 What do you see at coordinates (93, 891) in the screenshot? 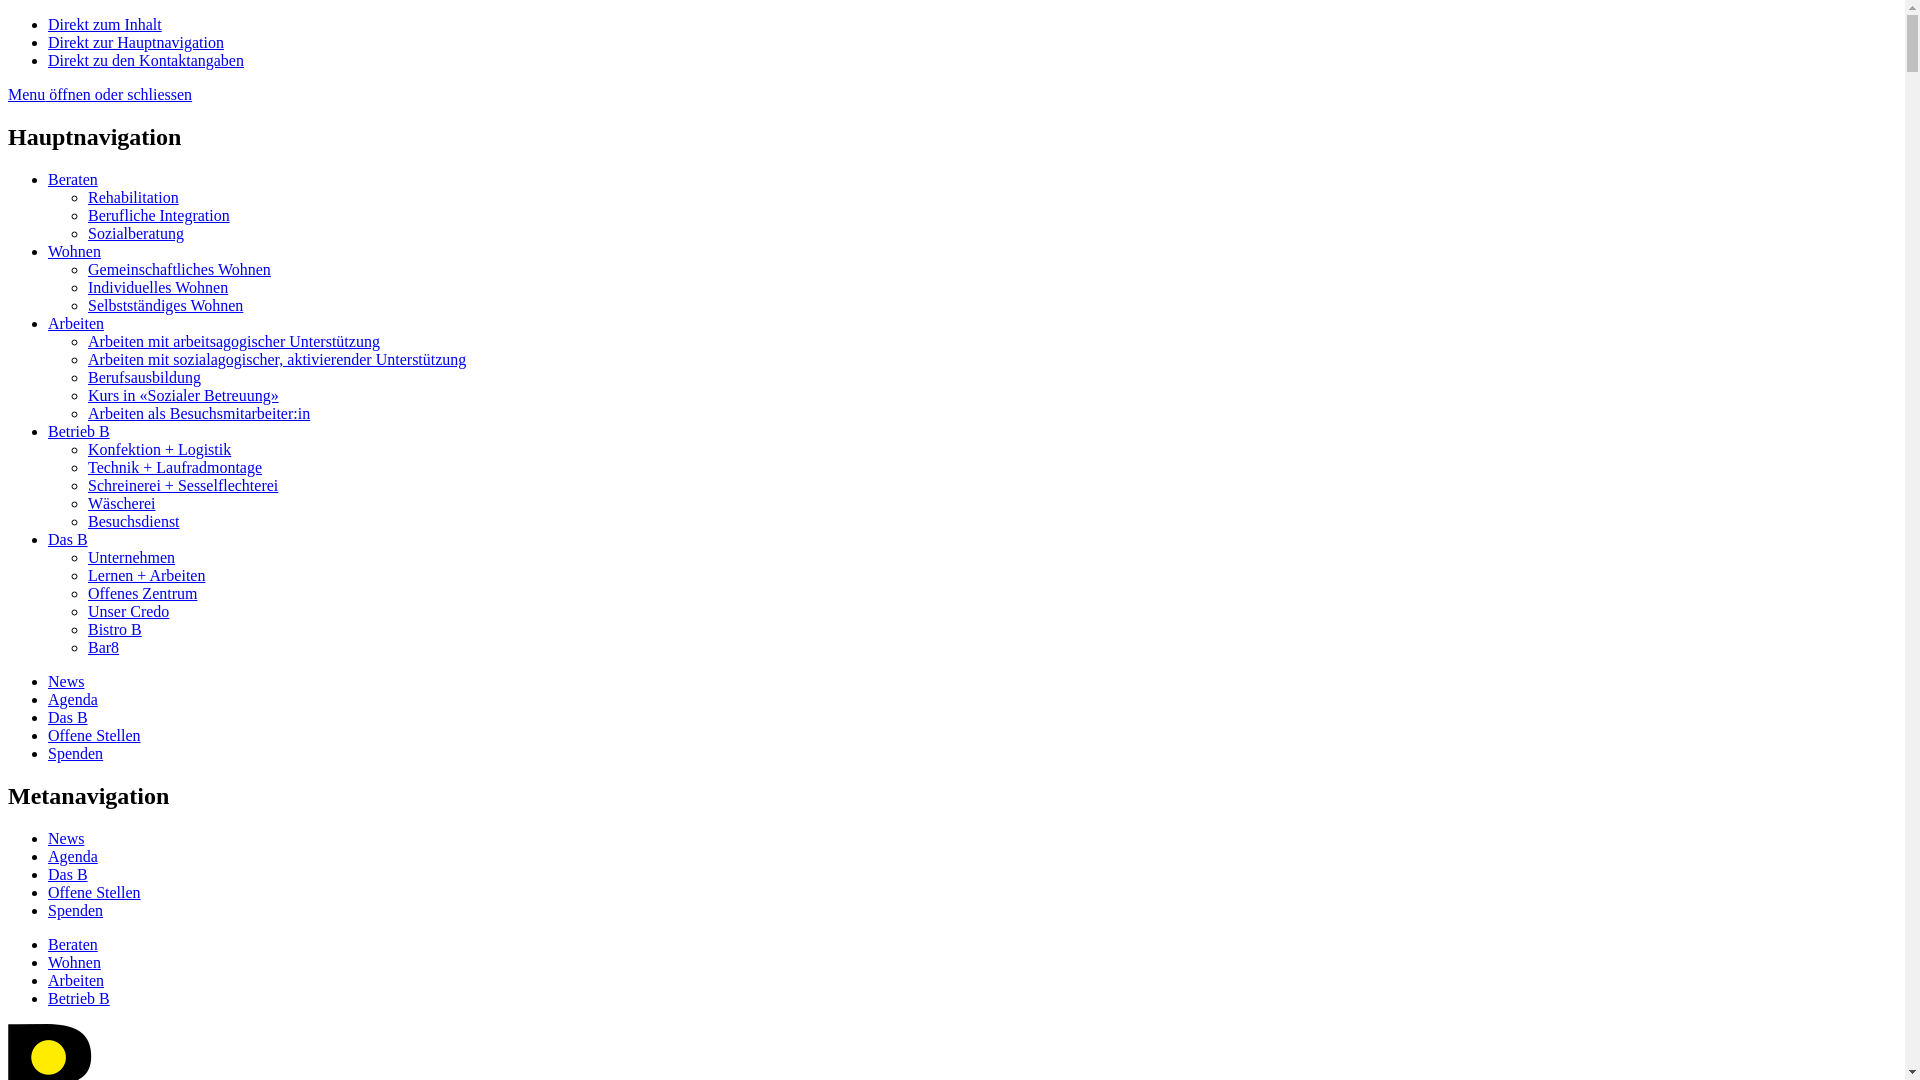
I see `'Offene Stellen'` at bounding box center [93, 891].